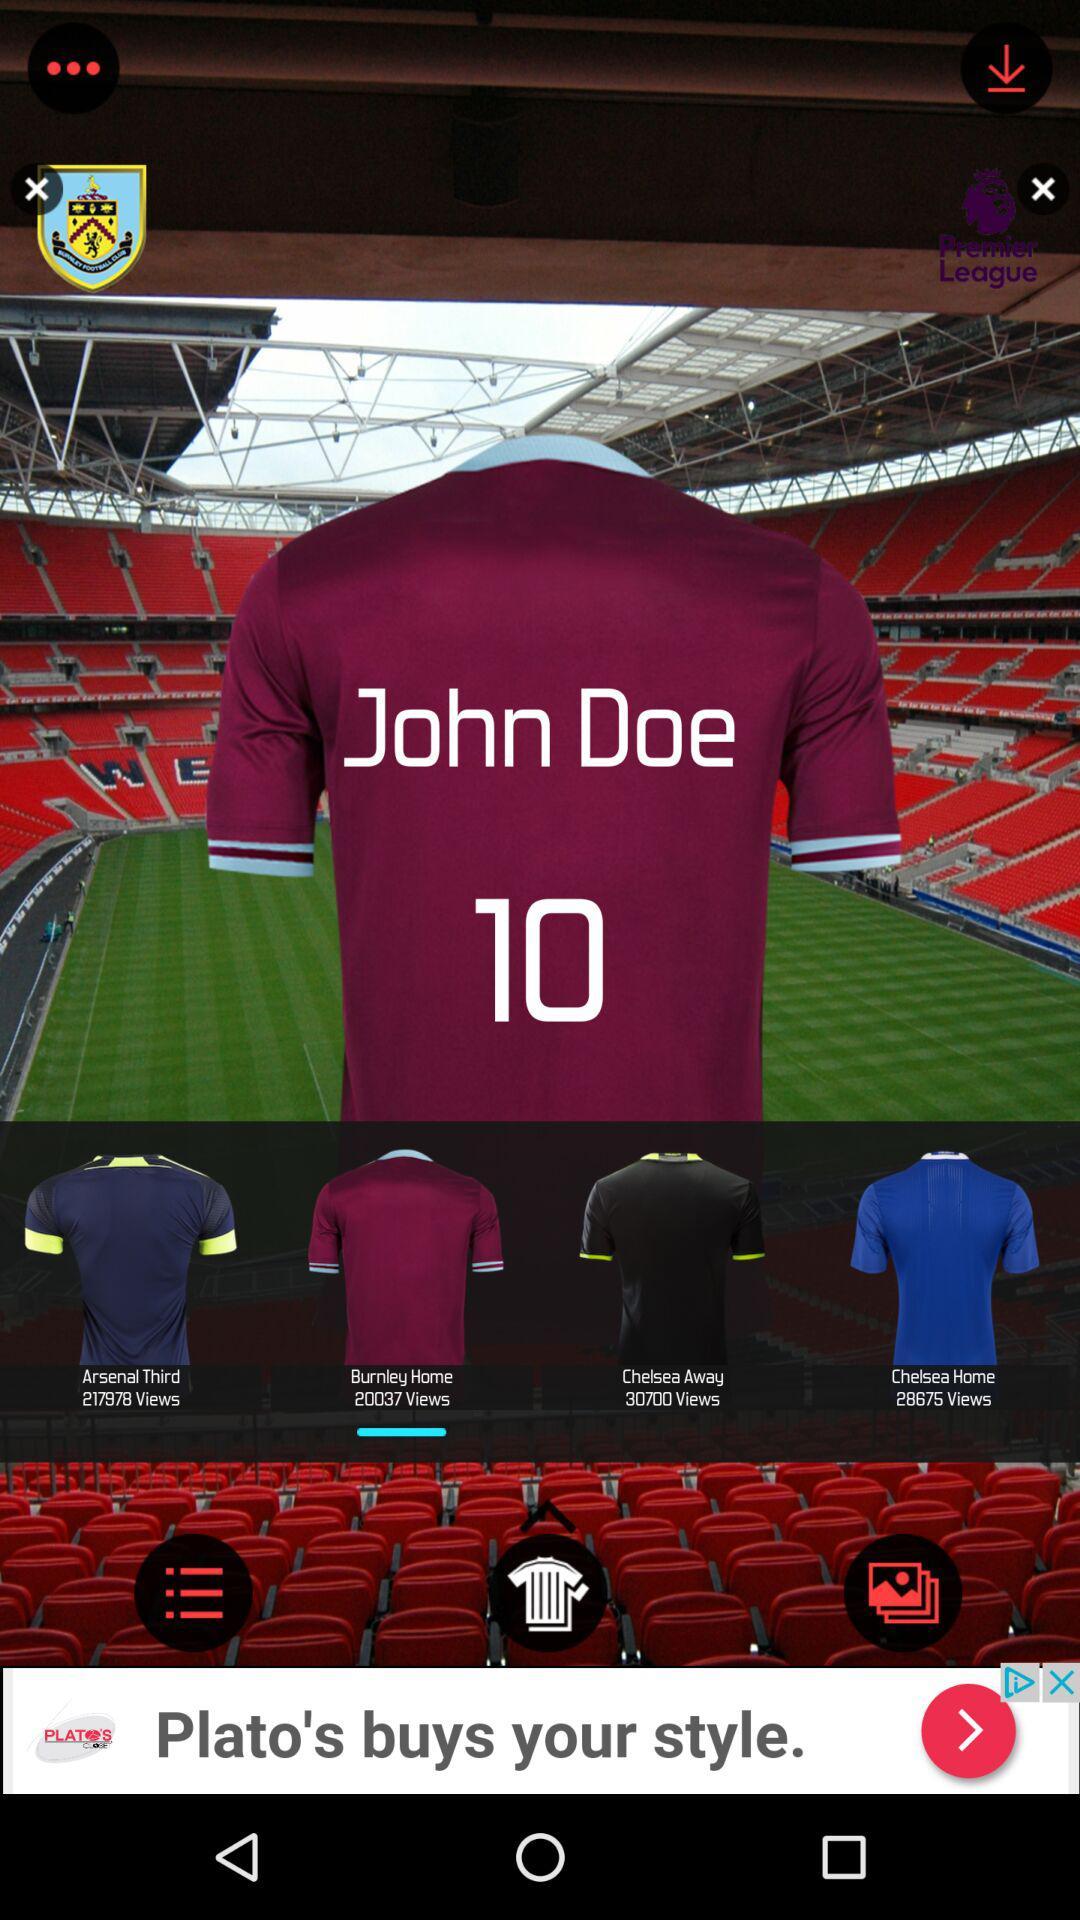 This screenshot has width=1080, height=1920. I want to click on the close icon, so click(31, 188).